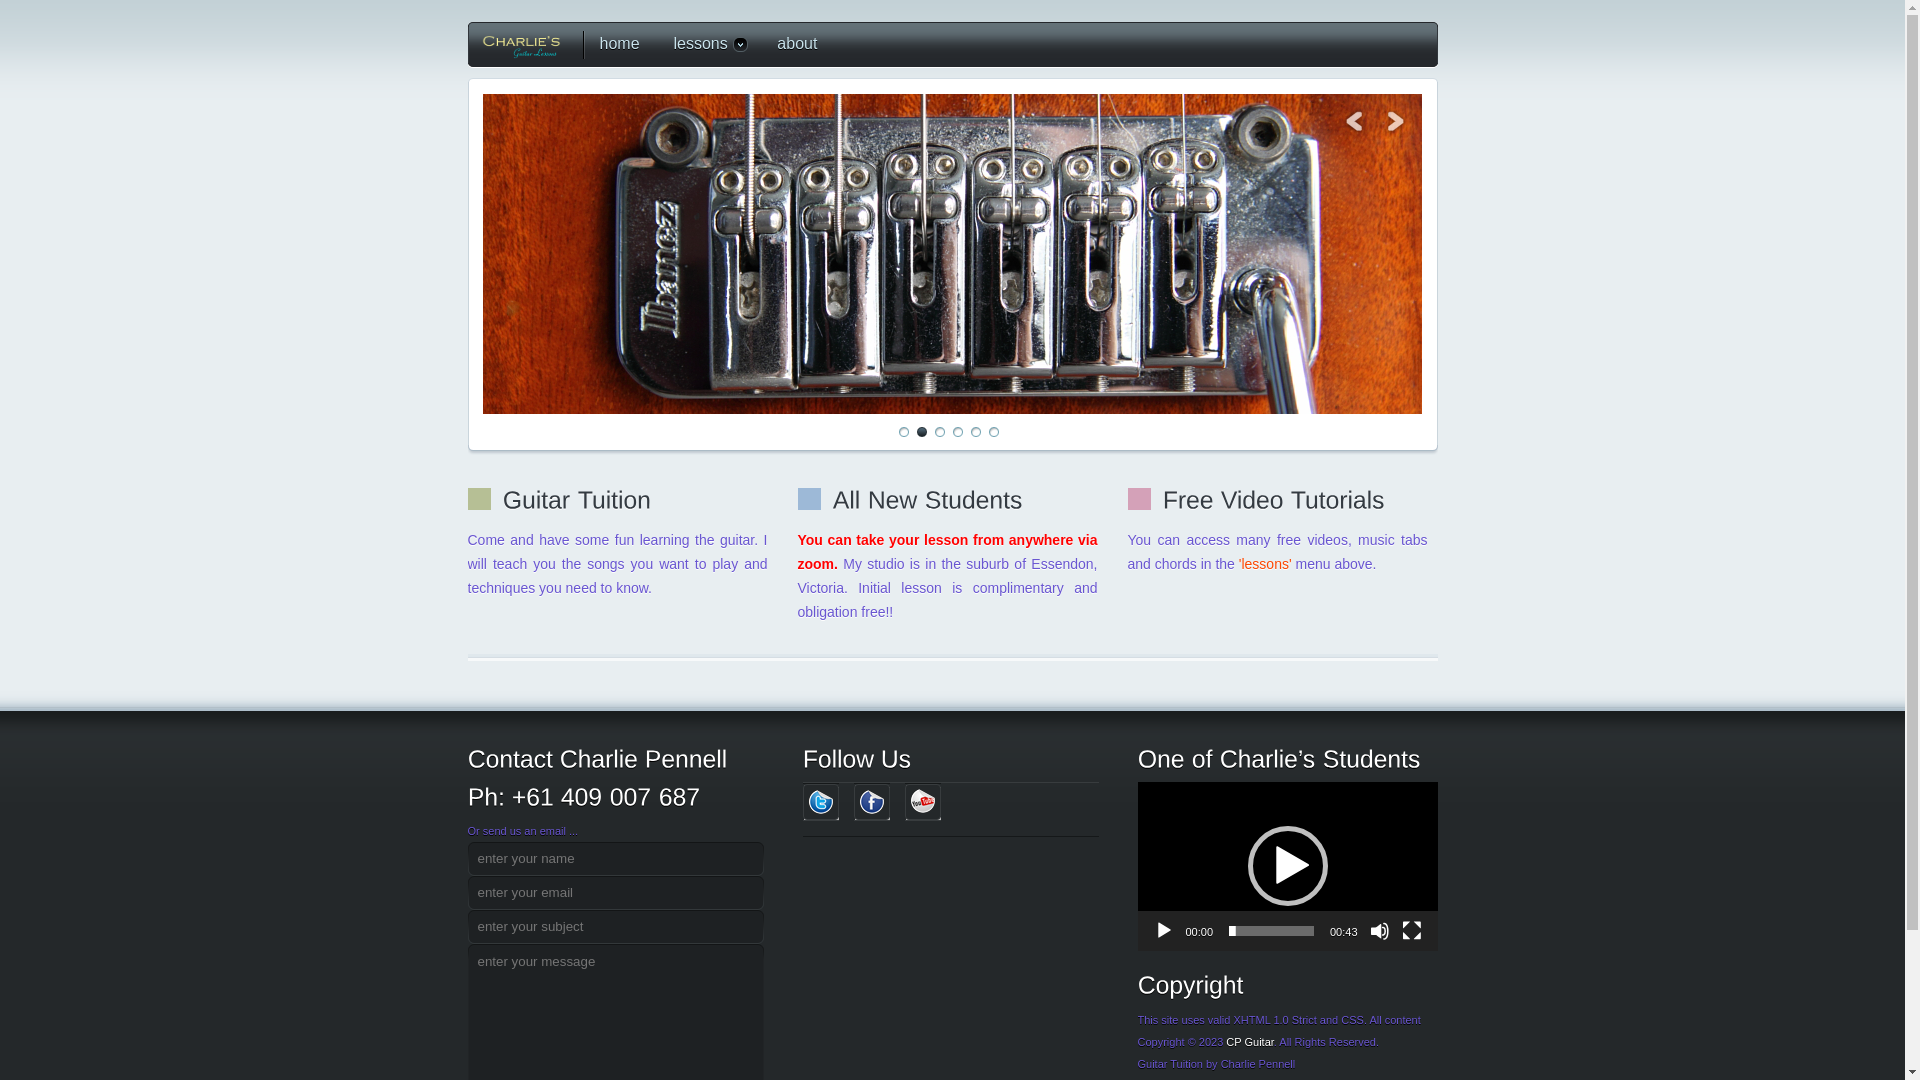 The height and width of the screenshot is (1080, 1920). What do you see at coordinates (791, 44) in the screenshot?
I see `'about'` at bounding box center [791, 44].